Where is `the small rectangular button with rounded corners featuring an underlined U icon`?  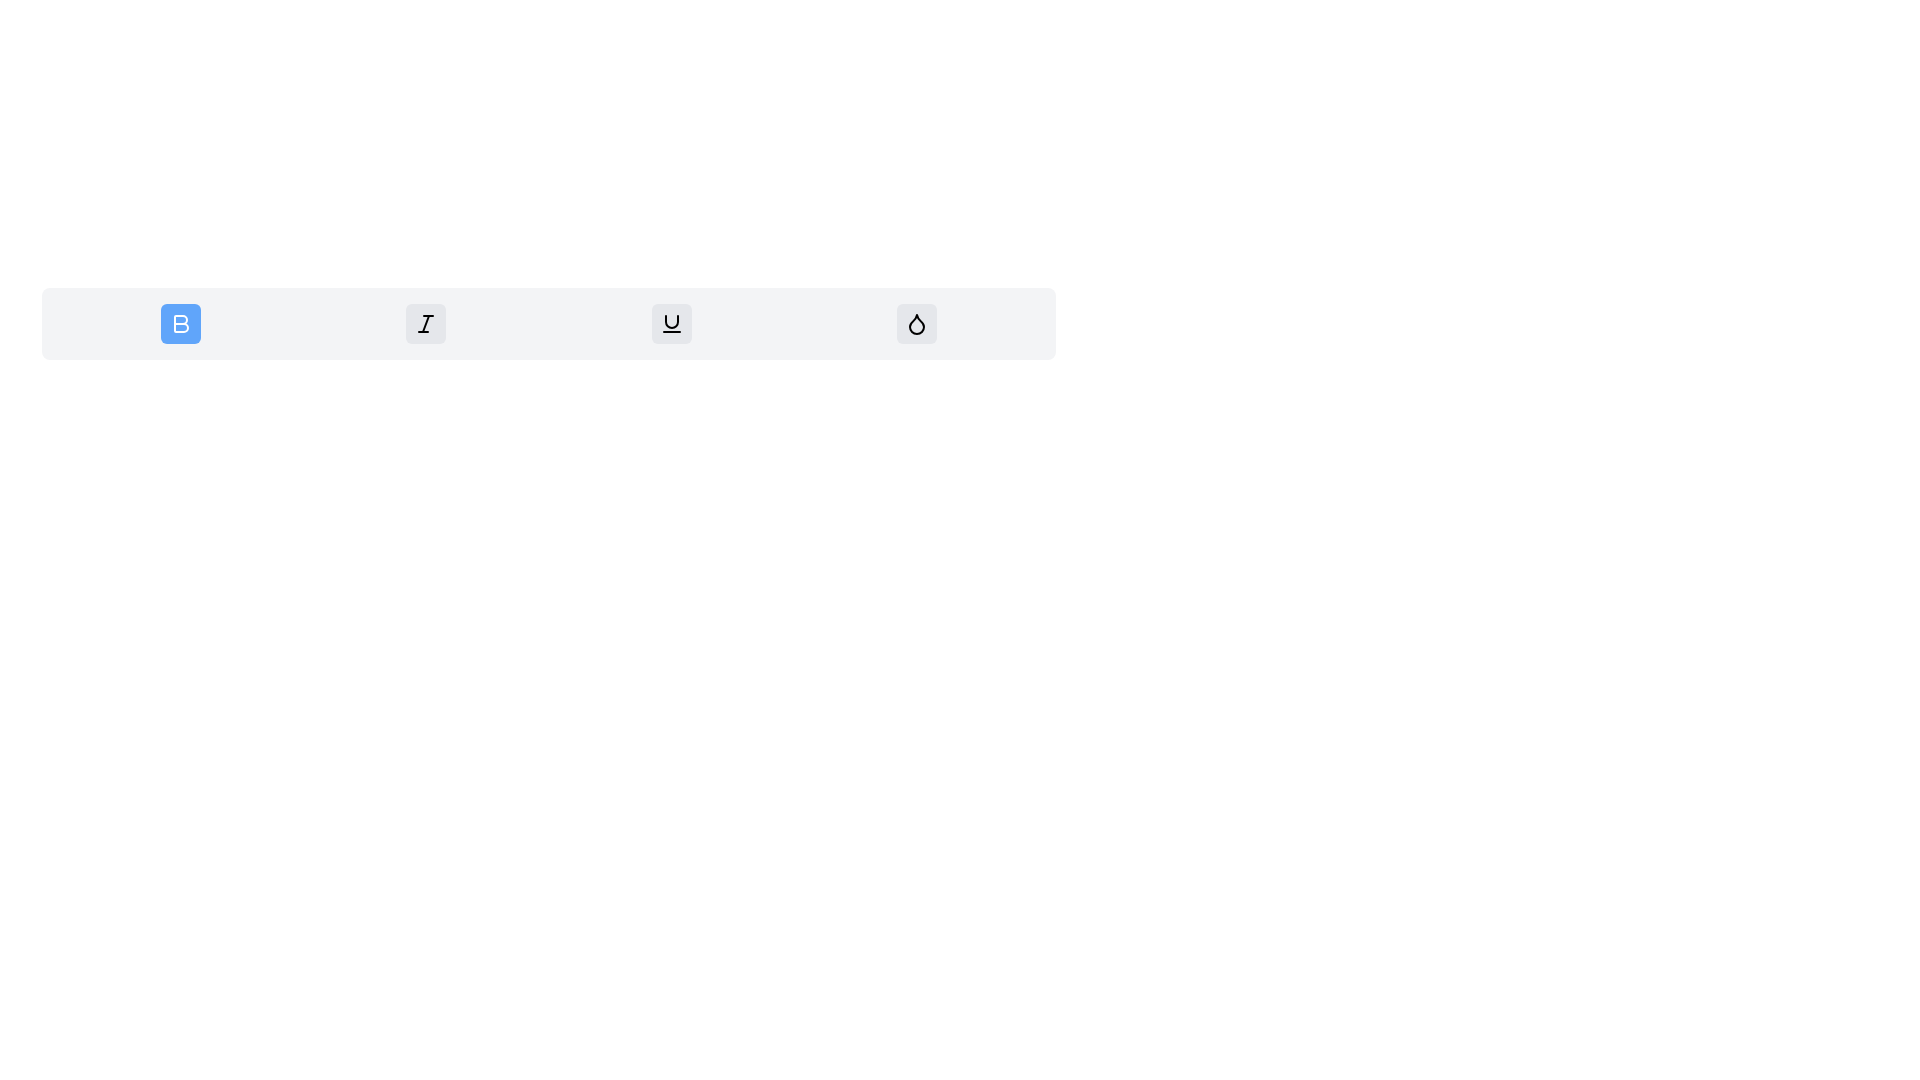
the small rectangular button with rounded corners featuring an underlined U icon is located at coordinates (671, 323).